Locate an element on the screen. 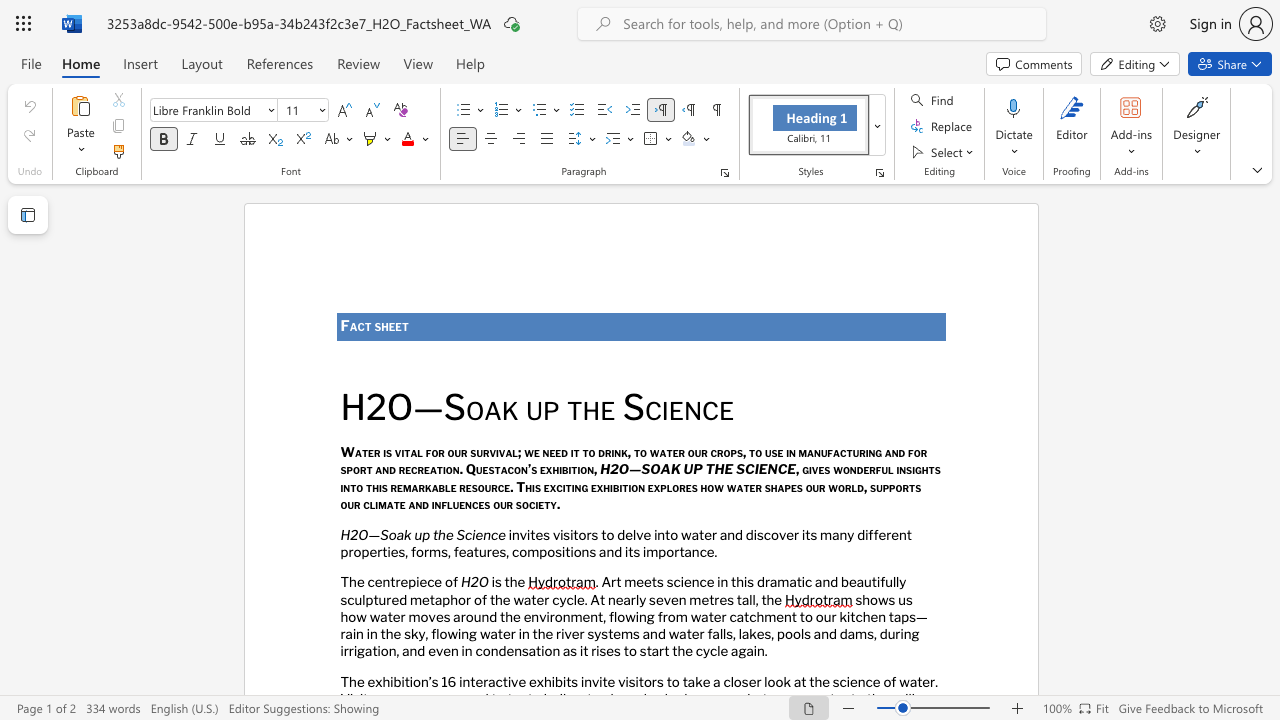 The image size is (1280, 720). the subset text "our so" within the text "and influences our society." is located at coordinates (493, 502).